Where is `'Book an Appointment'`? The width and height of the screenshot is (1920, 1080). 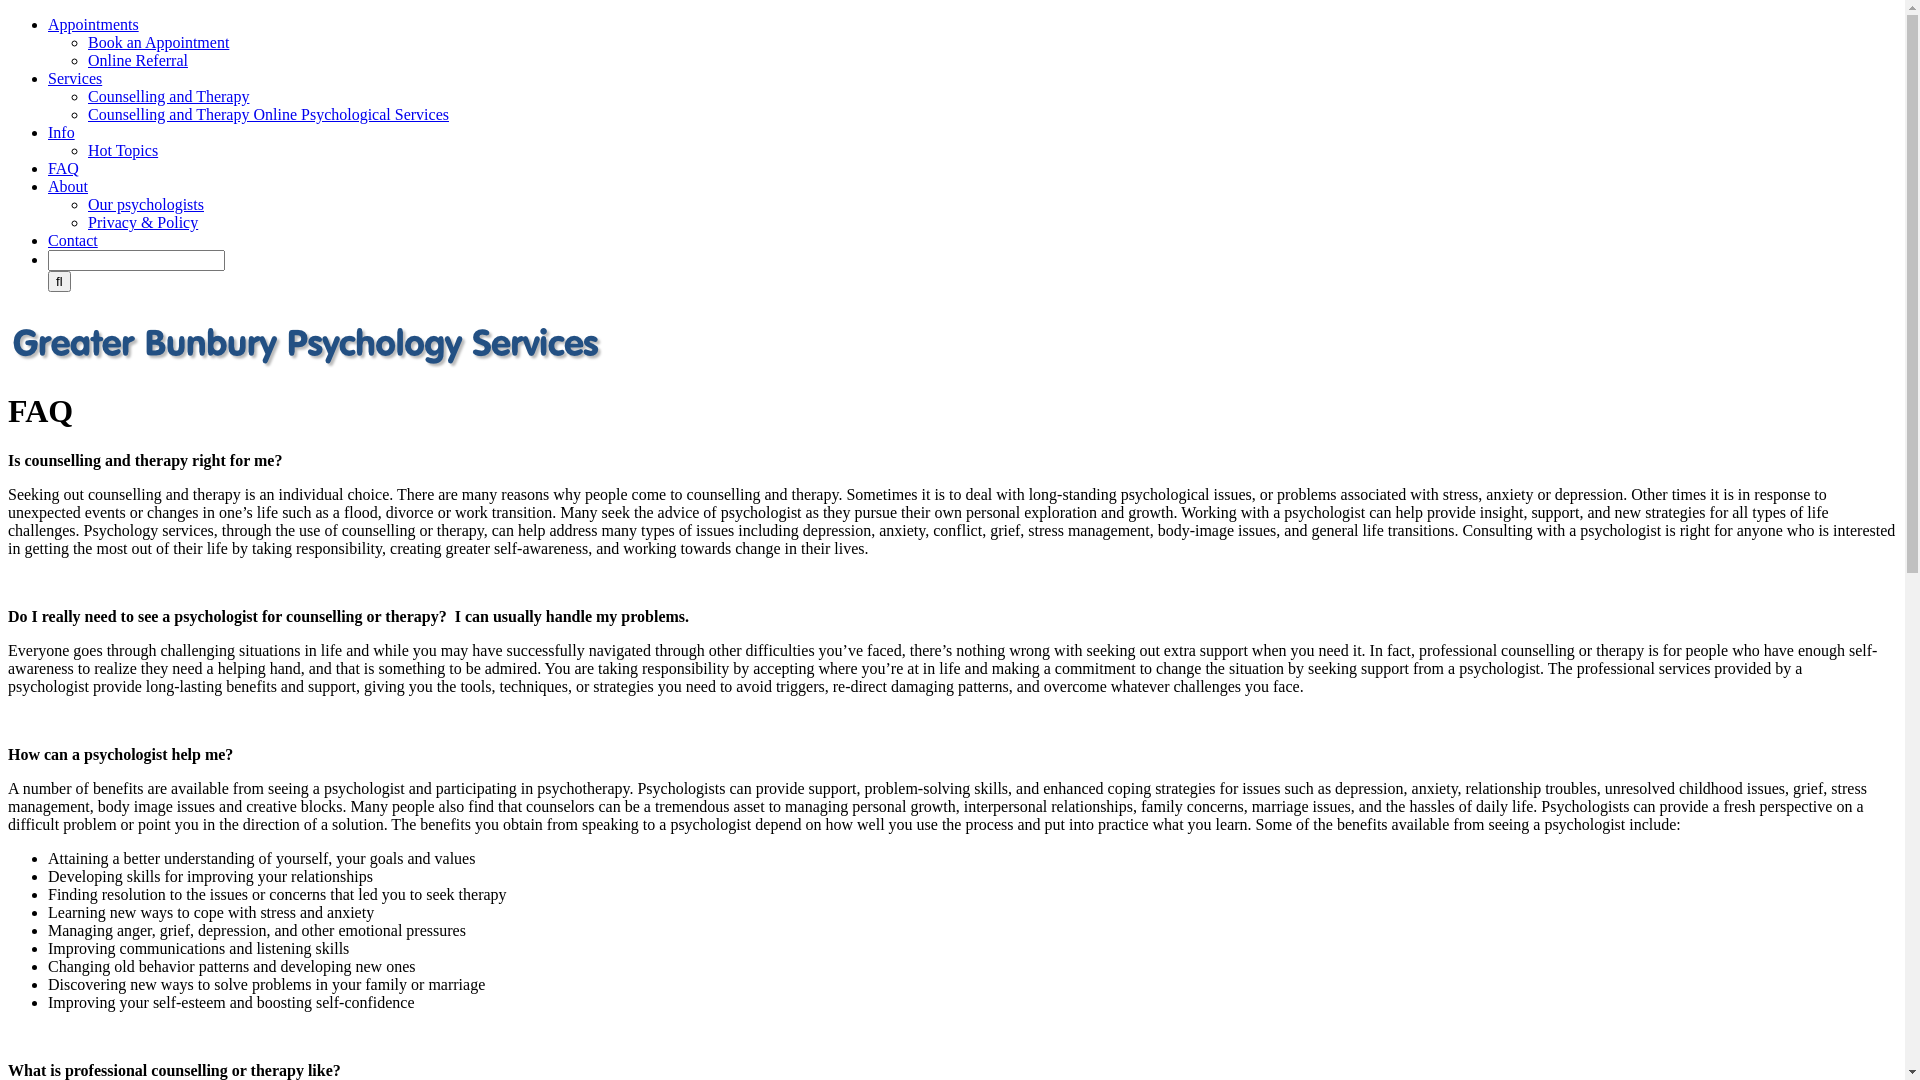 'Book an Appointment' is located at coordinates (86, 42).